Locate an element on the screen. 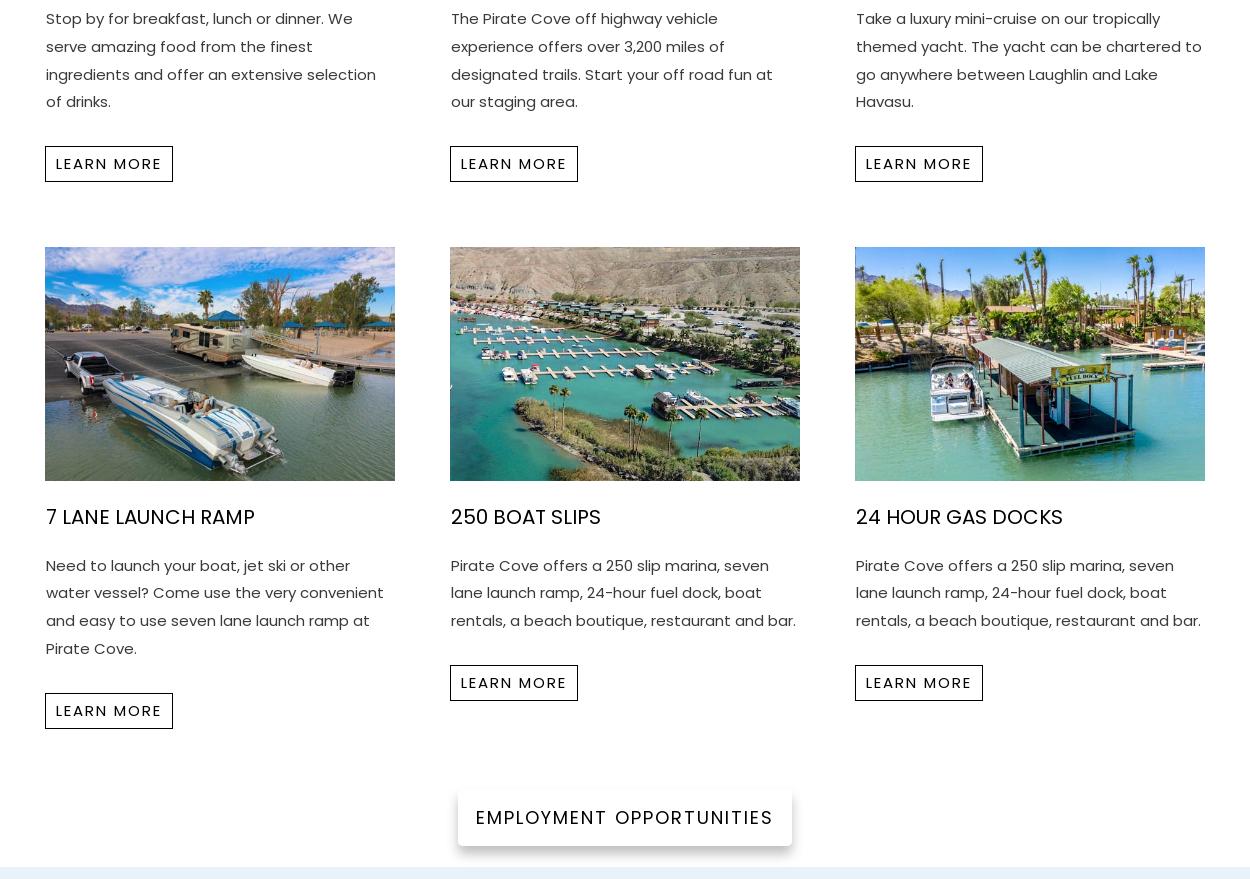 The height and width of the screenshot is (879, 1250). '24 Hour Gas Docks' is located at coordinates (958, 514).